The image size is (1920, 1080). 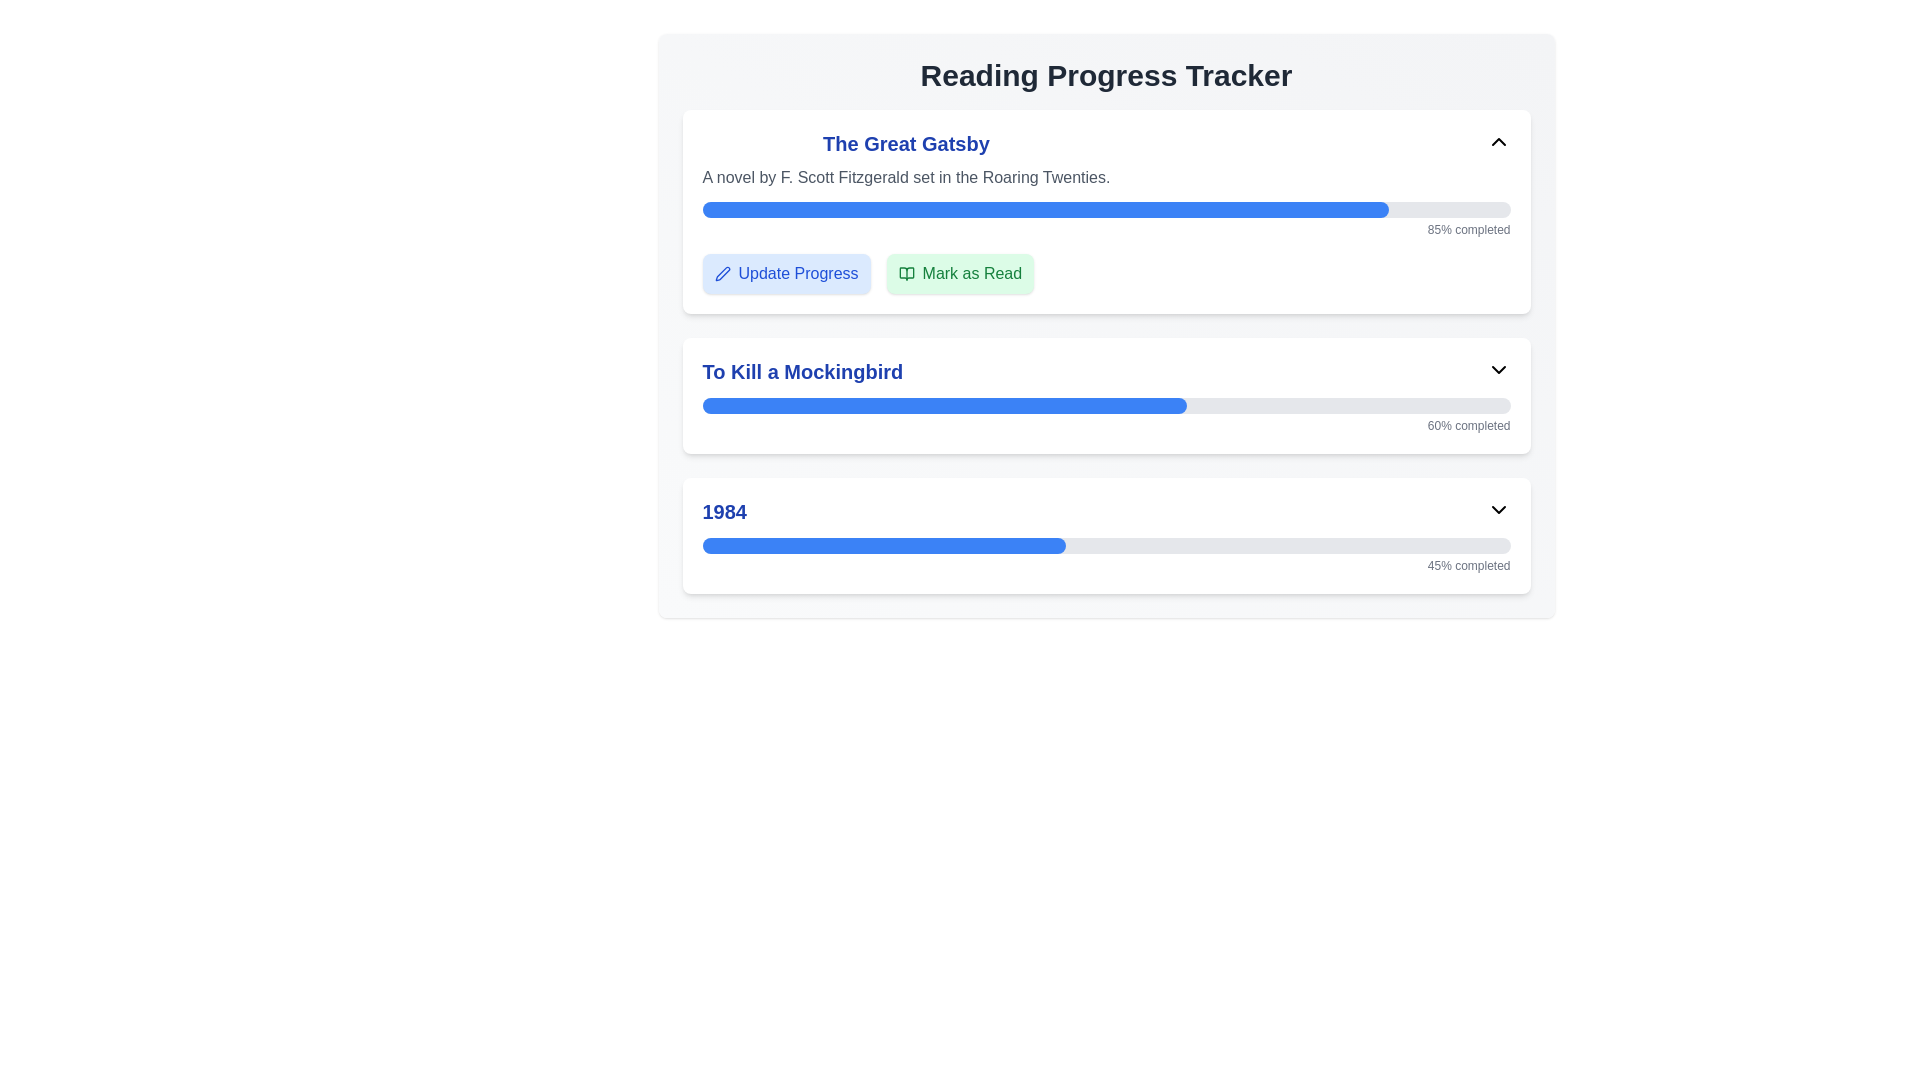 I want to click on the progress bar indicating the reading progress of 'The Great Gatsby', located in the upper portion of the interface under its section, so click(x=1105, y=219).